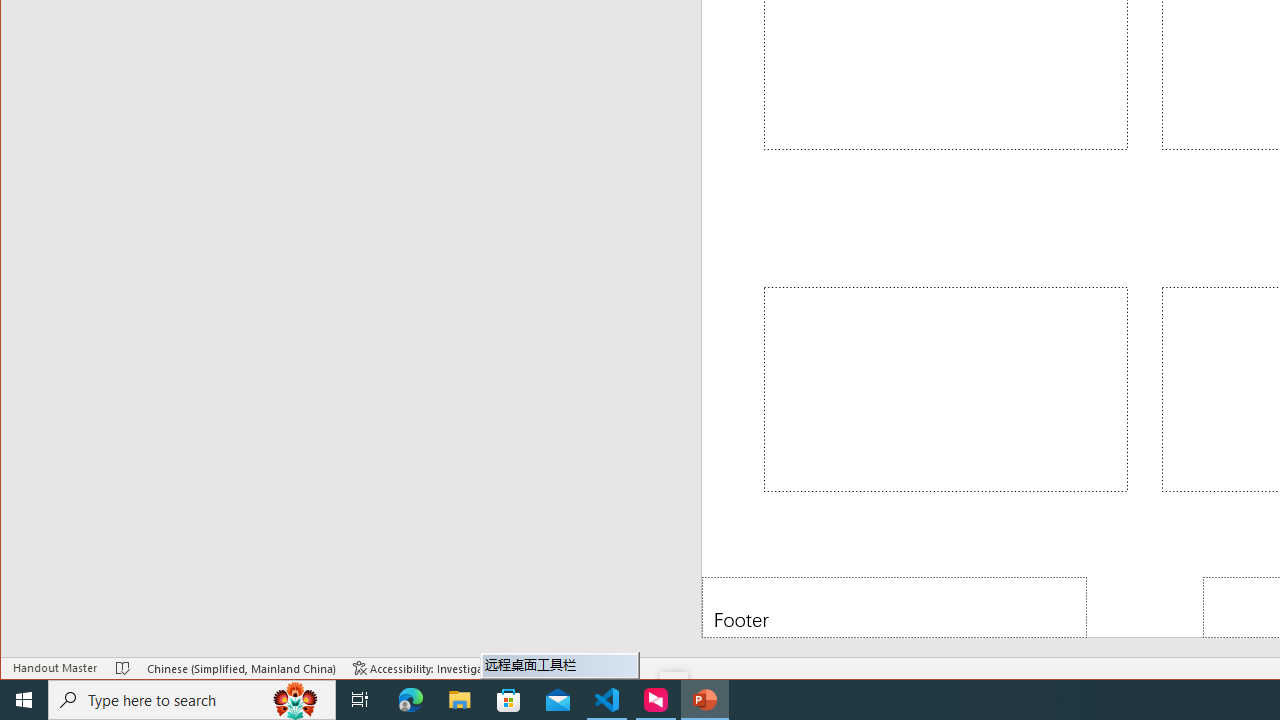  What do you see at coordinates (24, 698) in the screenshot?
I see `'Start'` at bounding box center [24, 698].